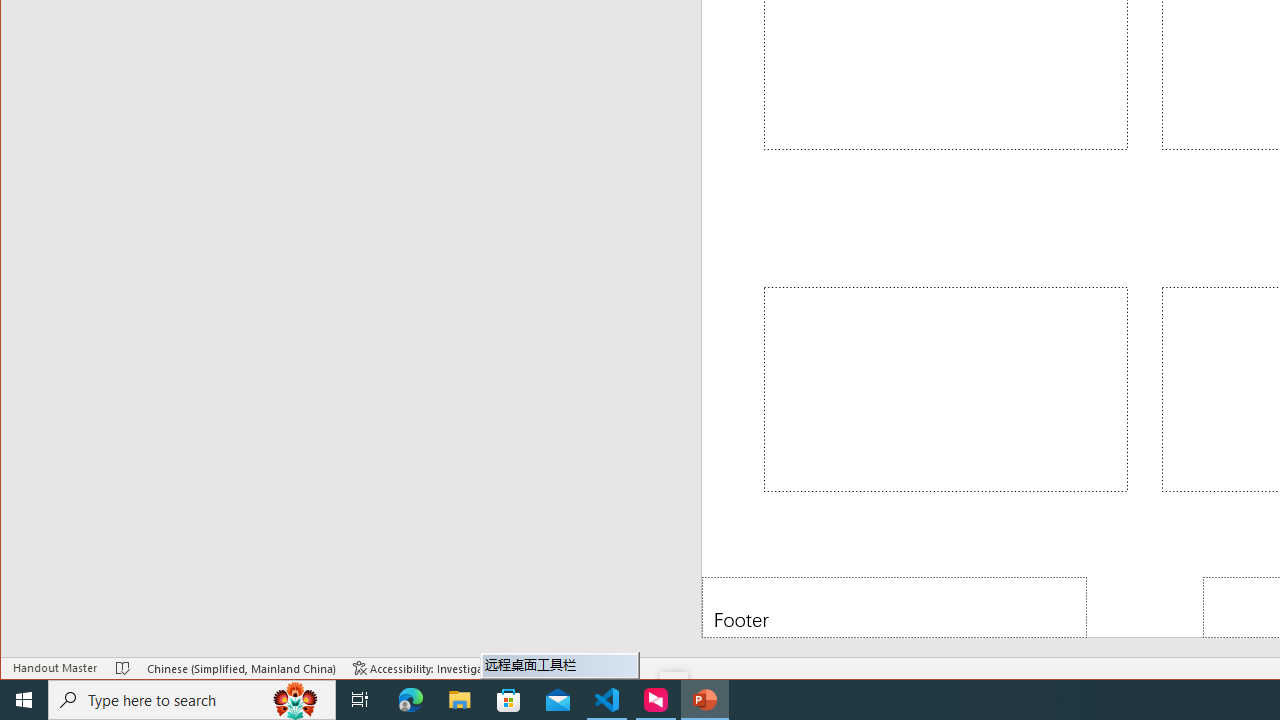  What do you see at coordinates (24, 698) in the screenshot?
I see `'Start'` at bounding box center [24, 698].